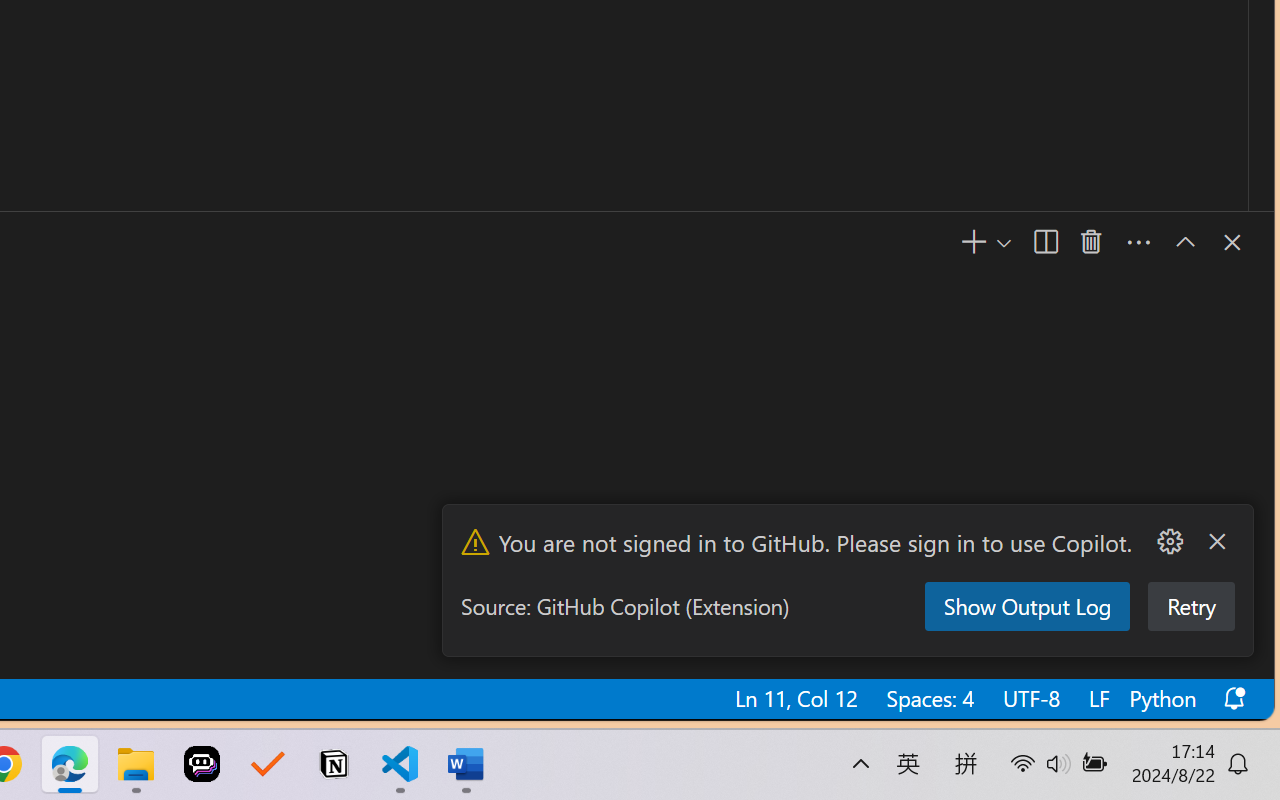 The image size is (1280, 800). Describe the element at coordinates (1161, 698) in the screenshot. I see `'Python'` at that location.